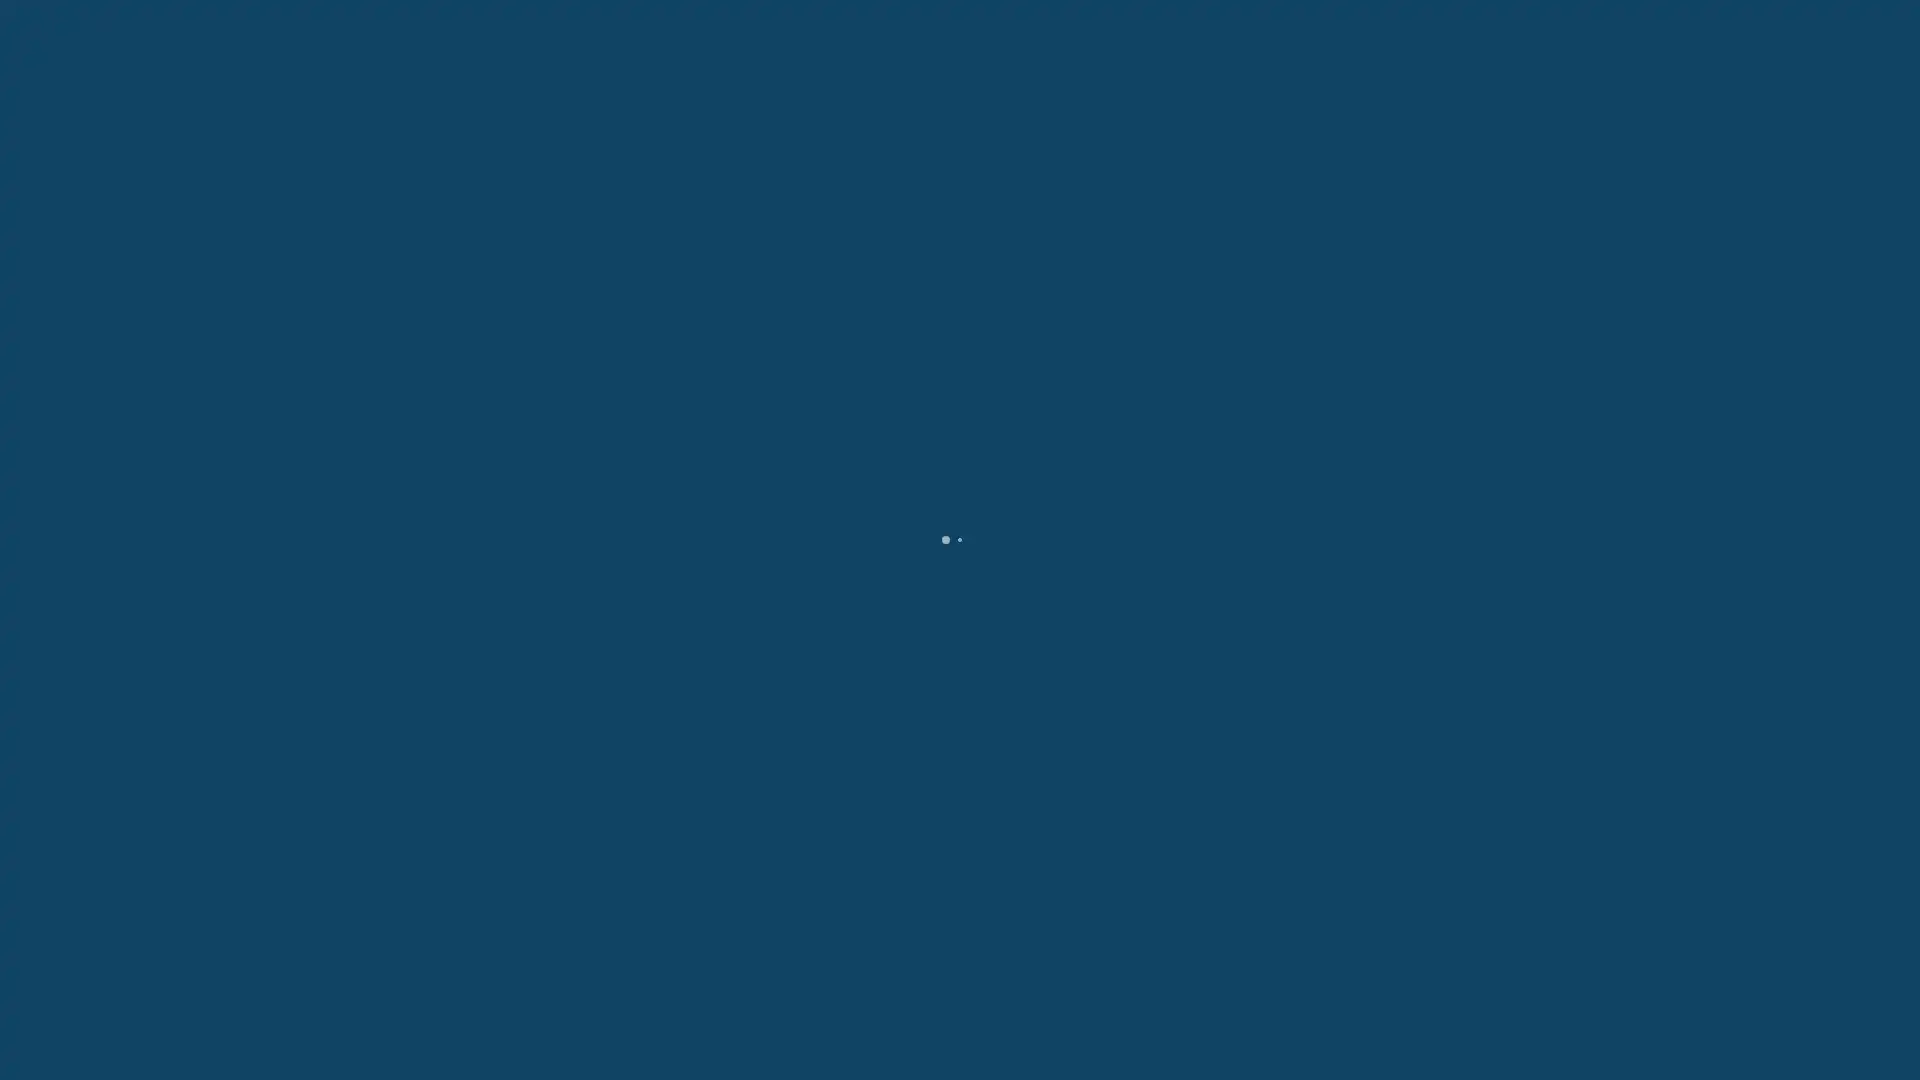 The width and height of the screenshot is (1920, 1080). What do you see at coordinates (960, 583) in the screenshot?
I see `Login` at bounding box center [960, 583].